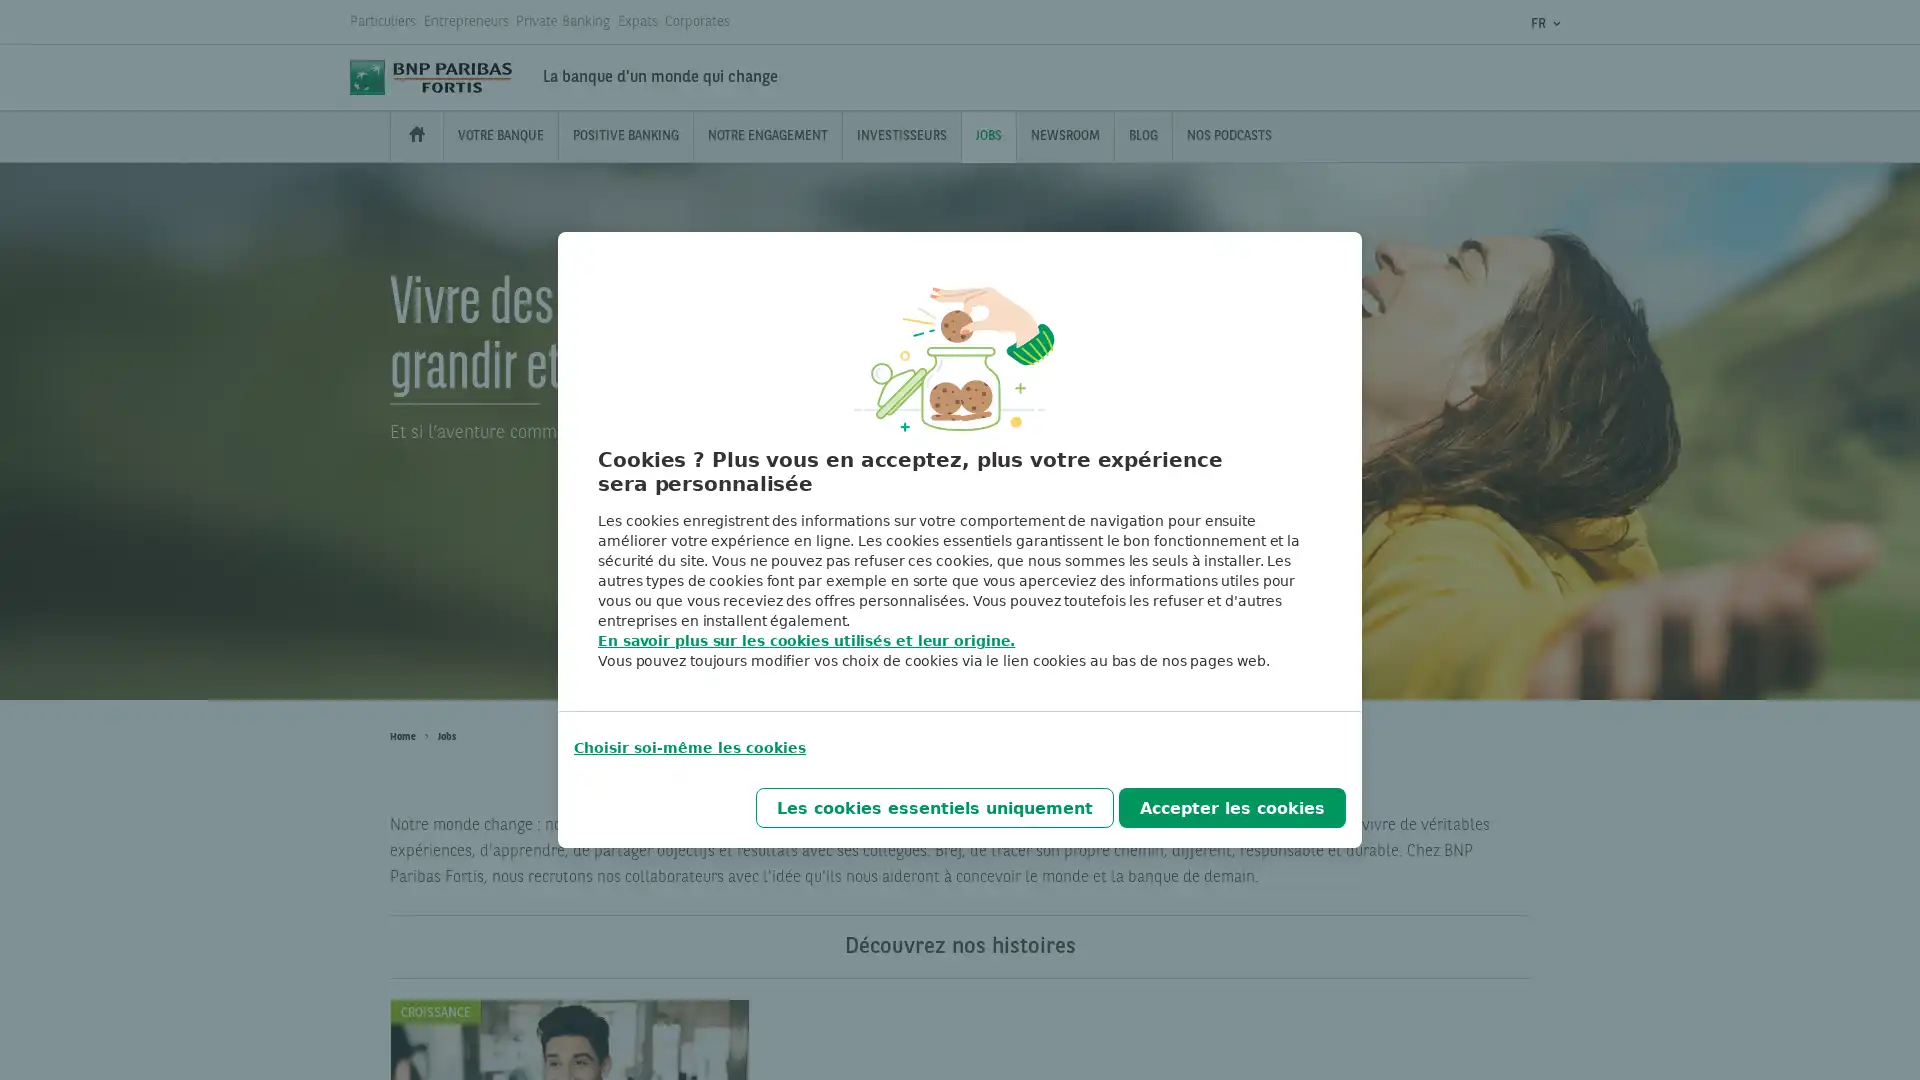 The height and width of the screenshot is (1080, 1920). Describe the element at coordinates (277, 49) in the screenshot. I see `Chercher` at that location.